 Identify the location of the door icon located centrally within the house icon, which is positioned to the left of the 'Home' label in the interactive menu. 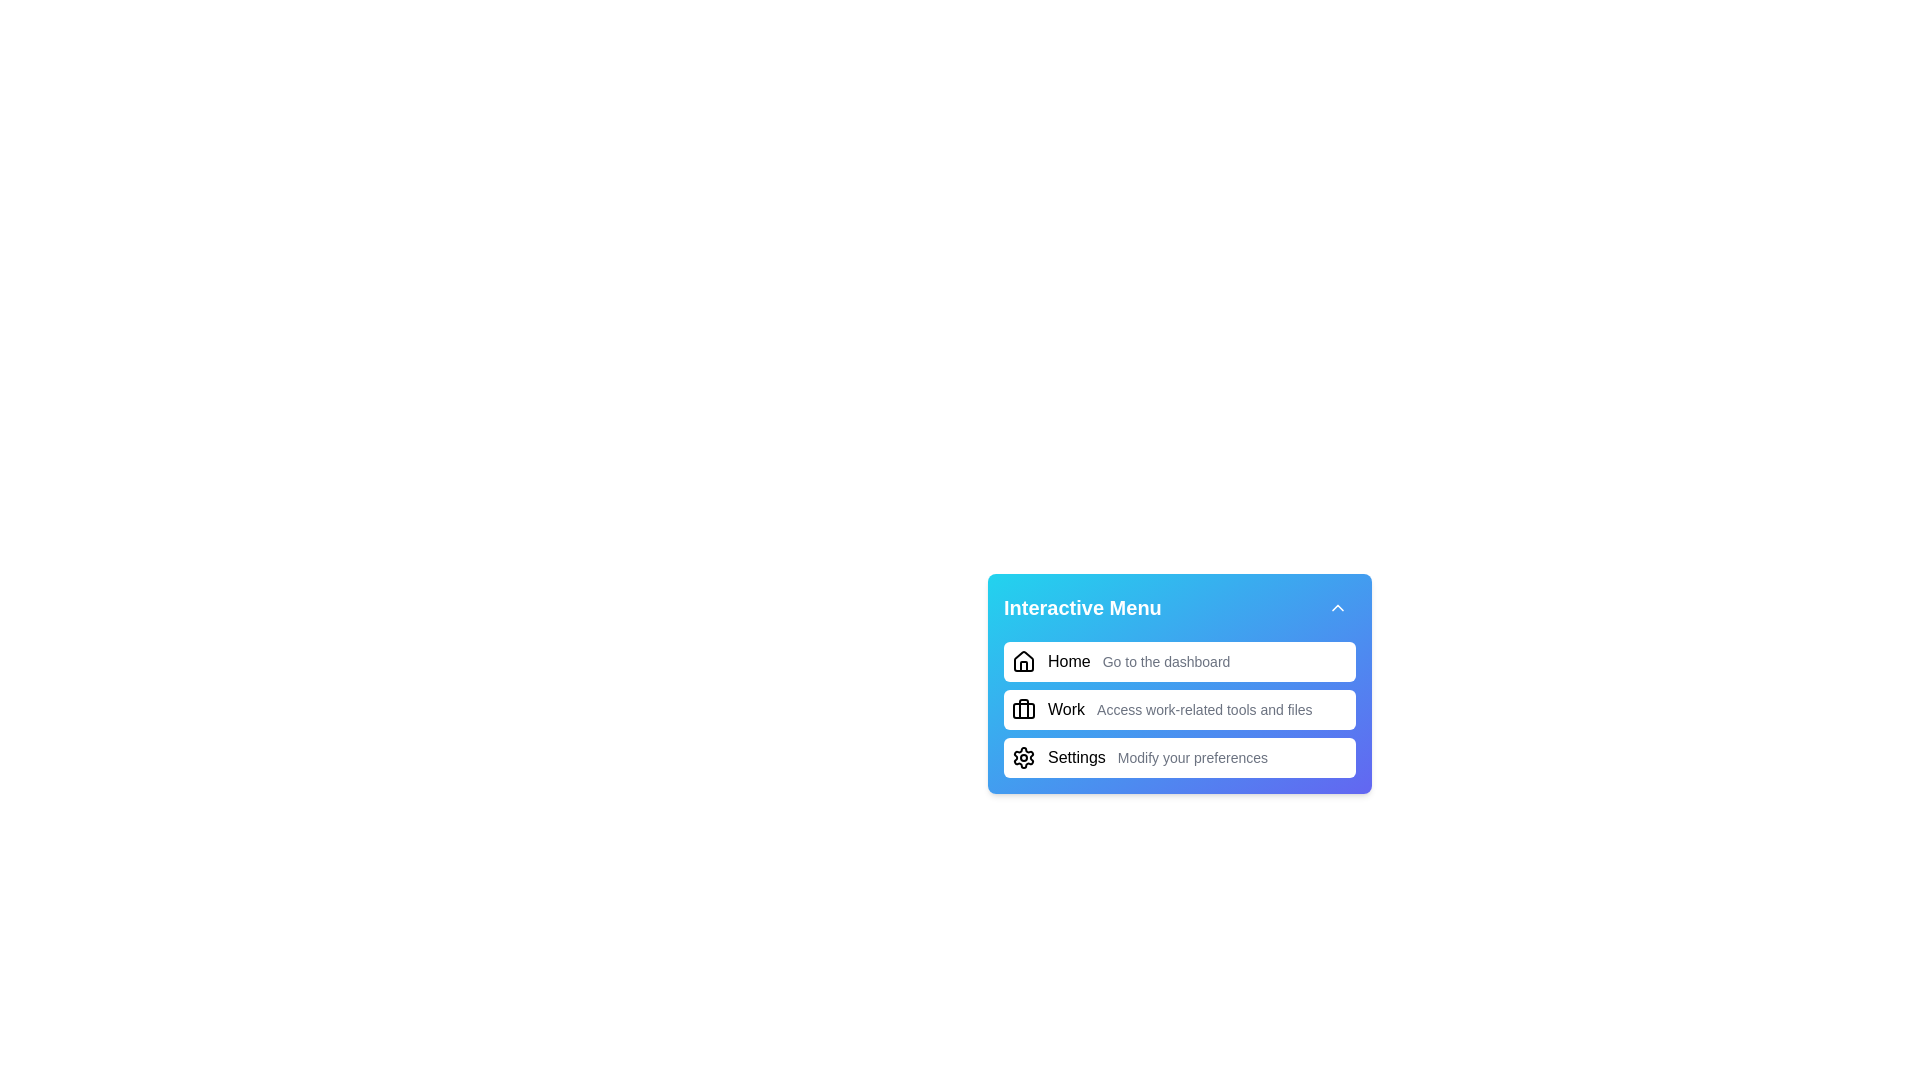
(1023, 666).